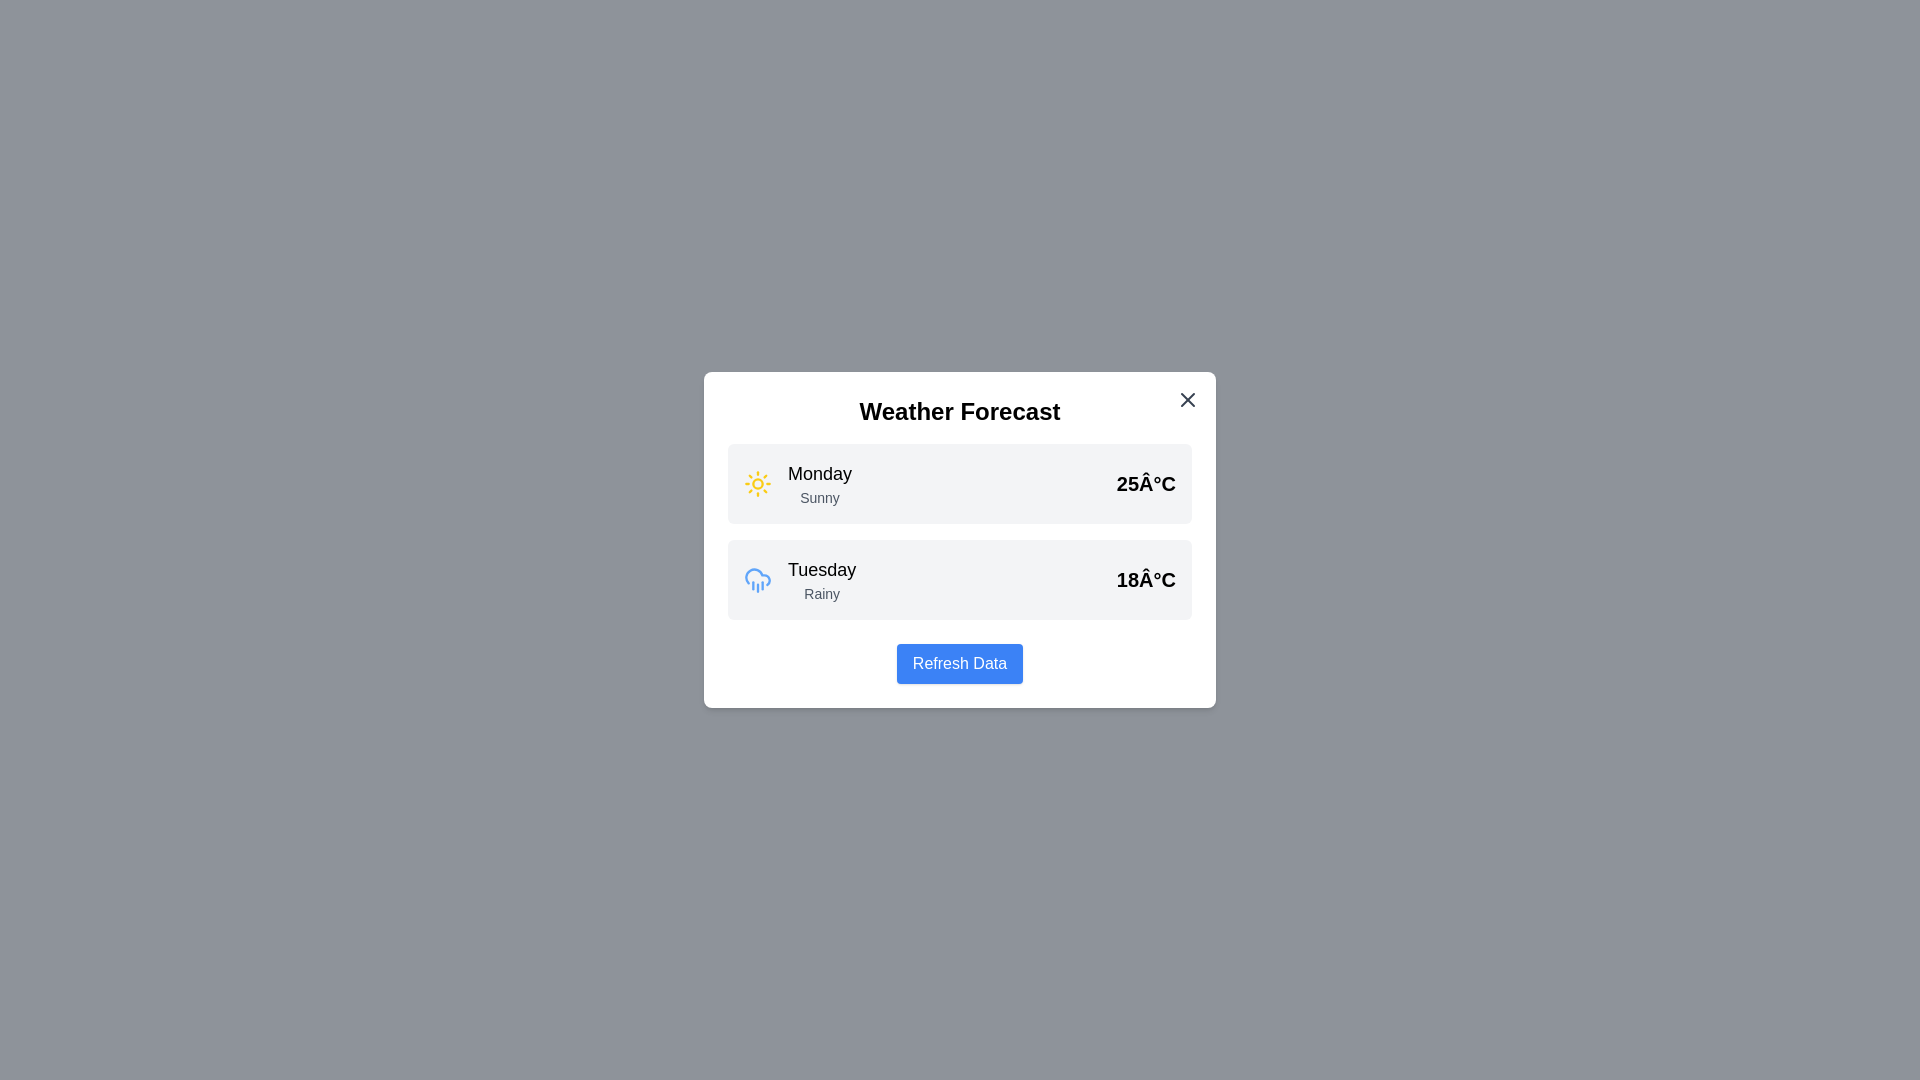 This screenshot has height=1080, width=1920. I want to click on the close button (X icon) located at the top right corner of the 'Weather Forecast' modal, so click(1188, 400).